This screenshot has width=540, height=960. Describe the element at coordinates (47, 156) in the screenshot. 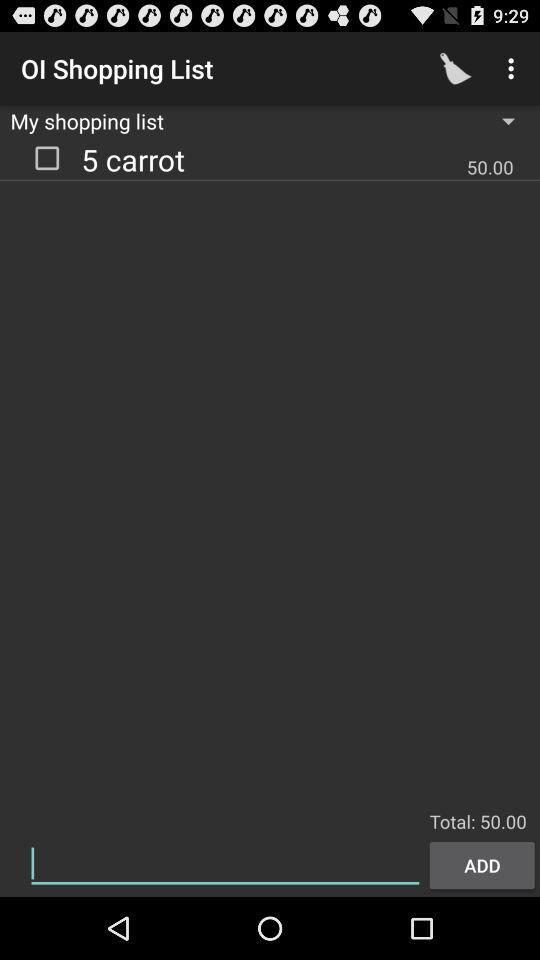

I see `checkbox button` at that location.